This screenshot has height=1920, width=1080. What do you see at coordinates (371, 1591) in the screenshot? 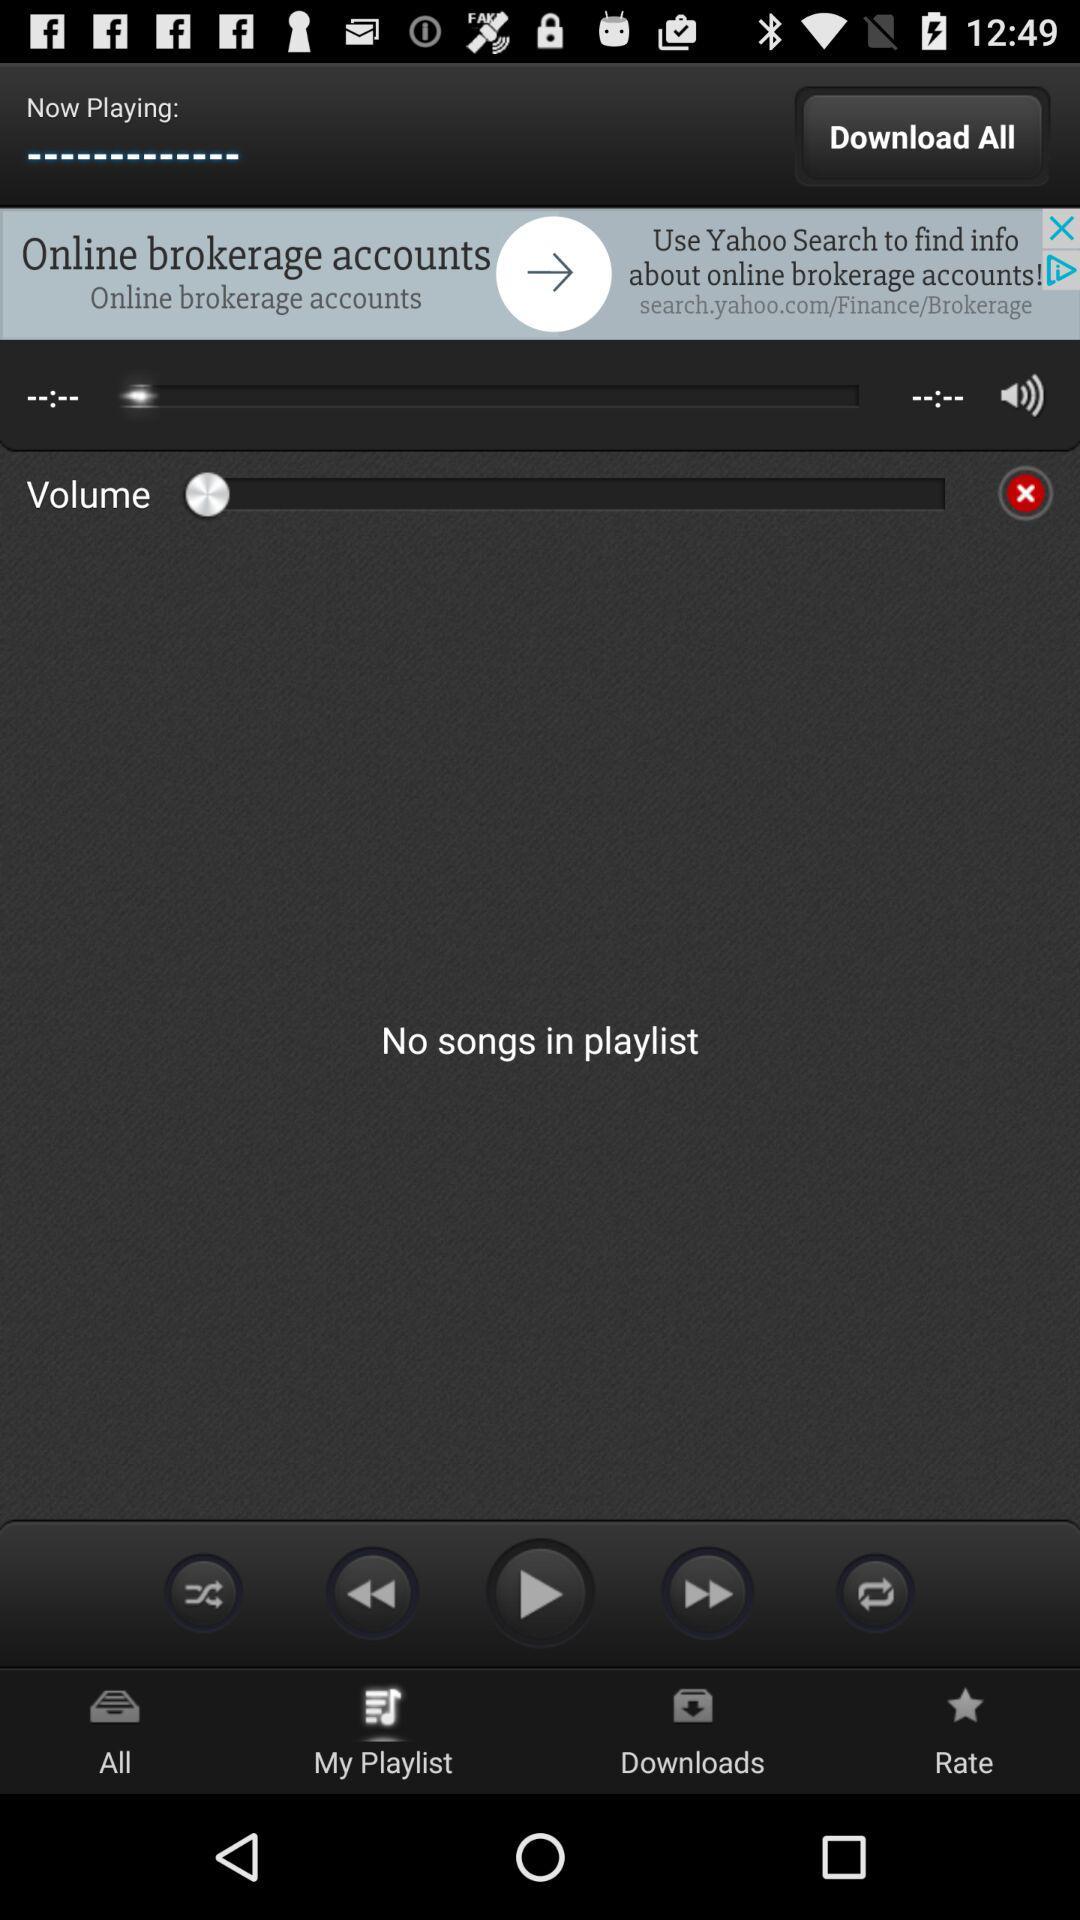
I see `return song` at bounding box center [371, 1591].